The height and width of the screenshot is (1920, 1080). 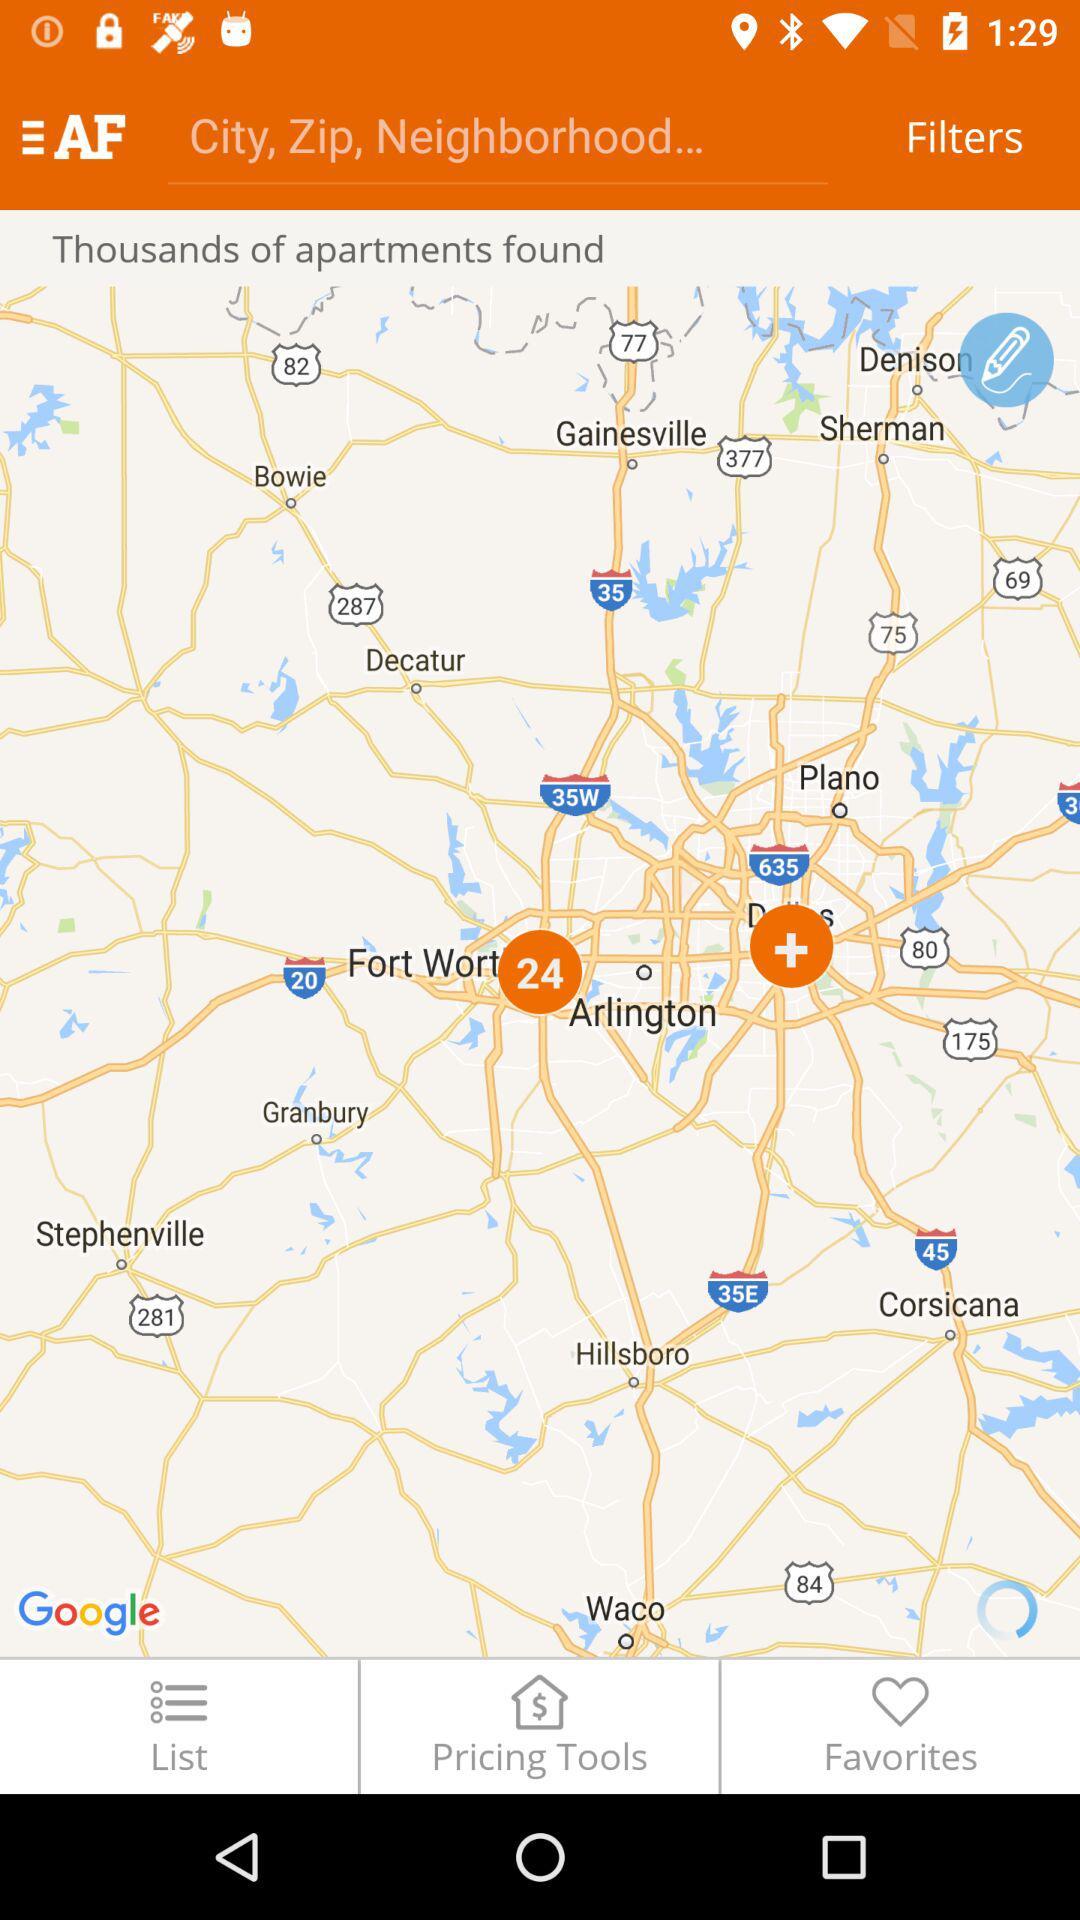 What do you see at coordinates (900, 1725) in the screenshot?
I see `favorites icon` at bounding box center [900, 1725].